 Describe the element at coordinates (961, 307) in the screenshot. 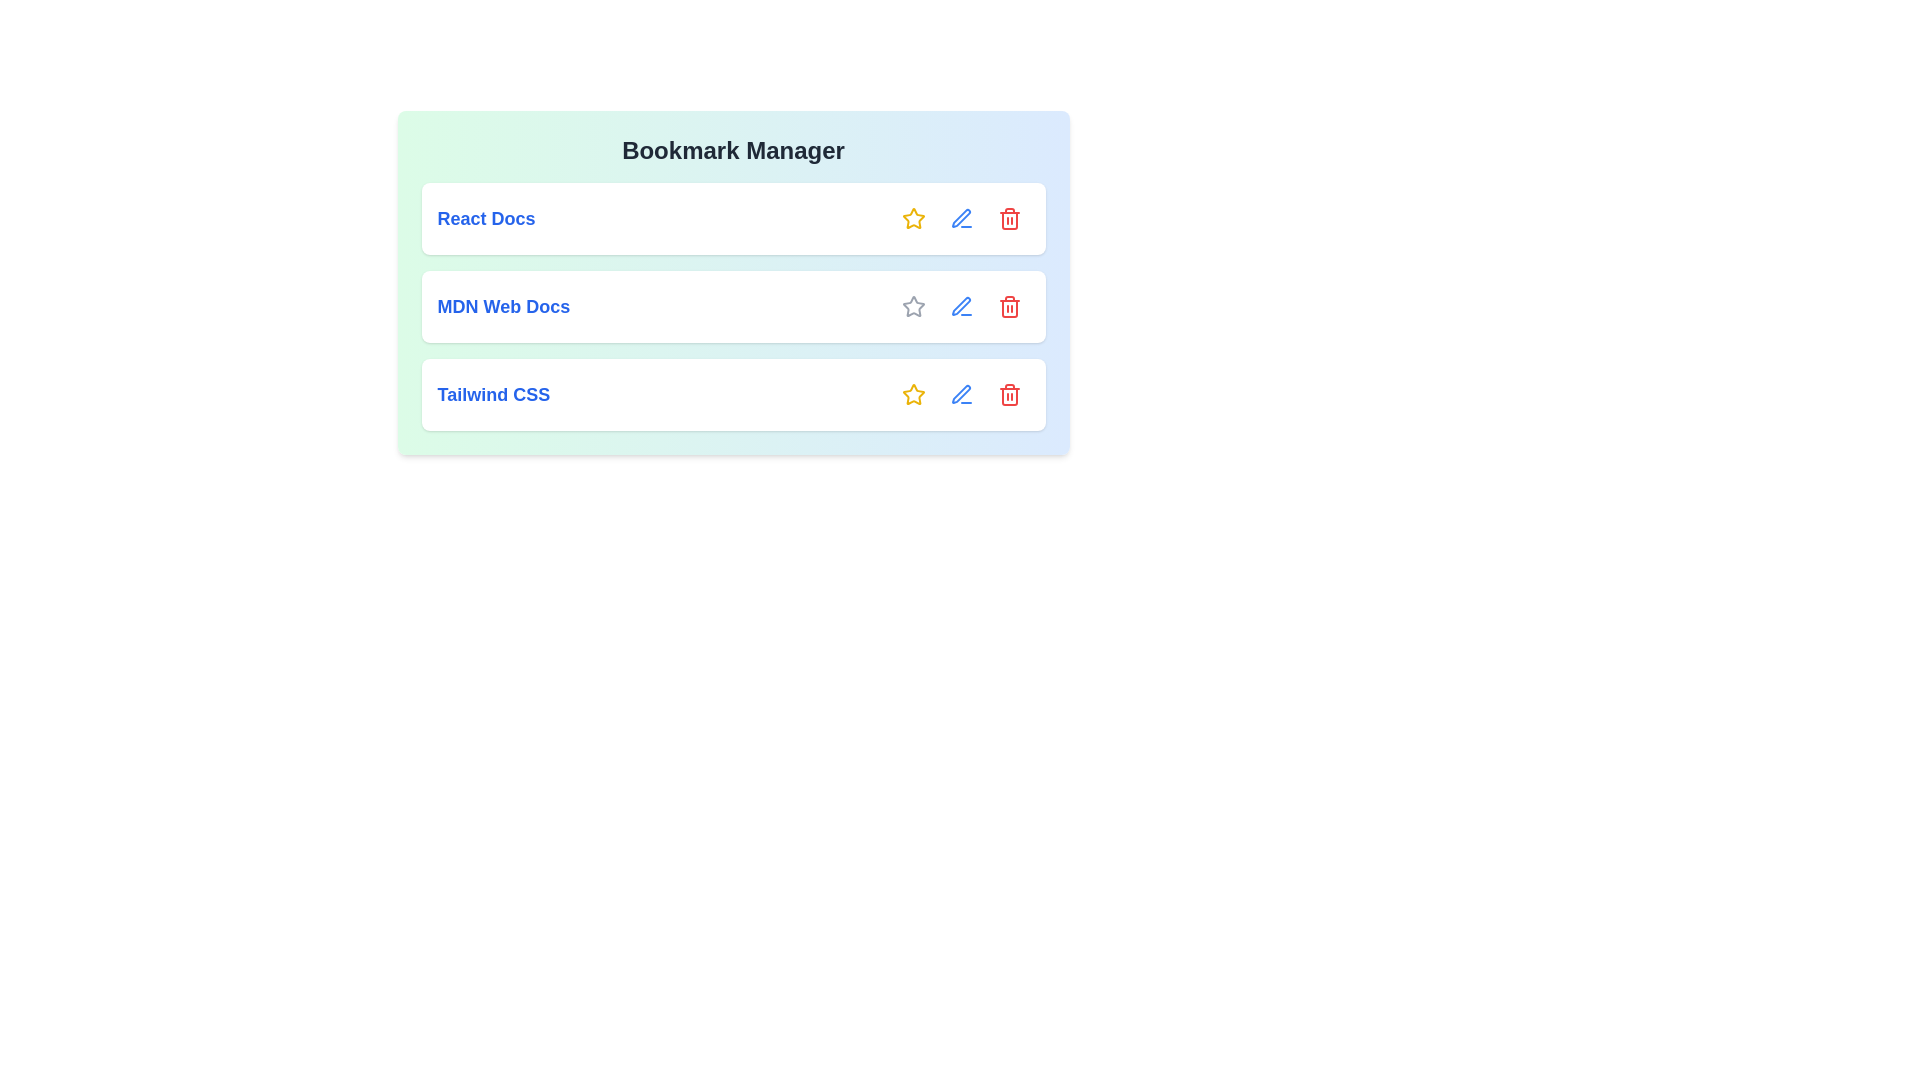

I see `the interactive element MDN Web Docs Edit to reveal its hover state` at that location.